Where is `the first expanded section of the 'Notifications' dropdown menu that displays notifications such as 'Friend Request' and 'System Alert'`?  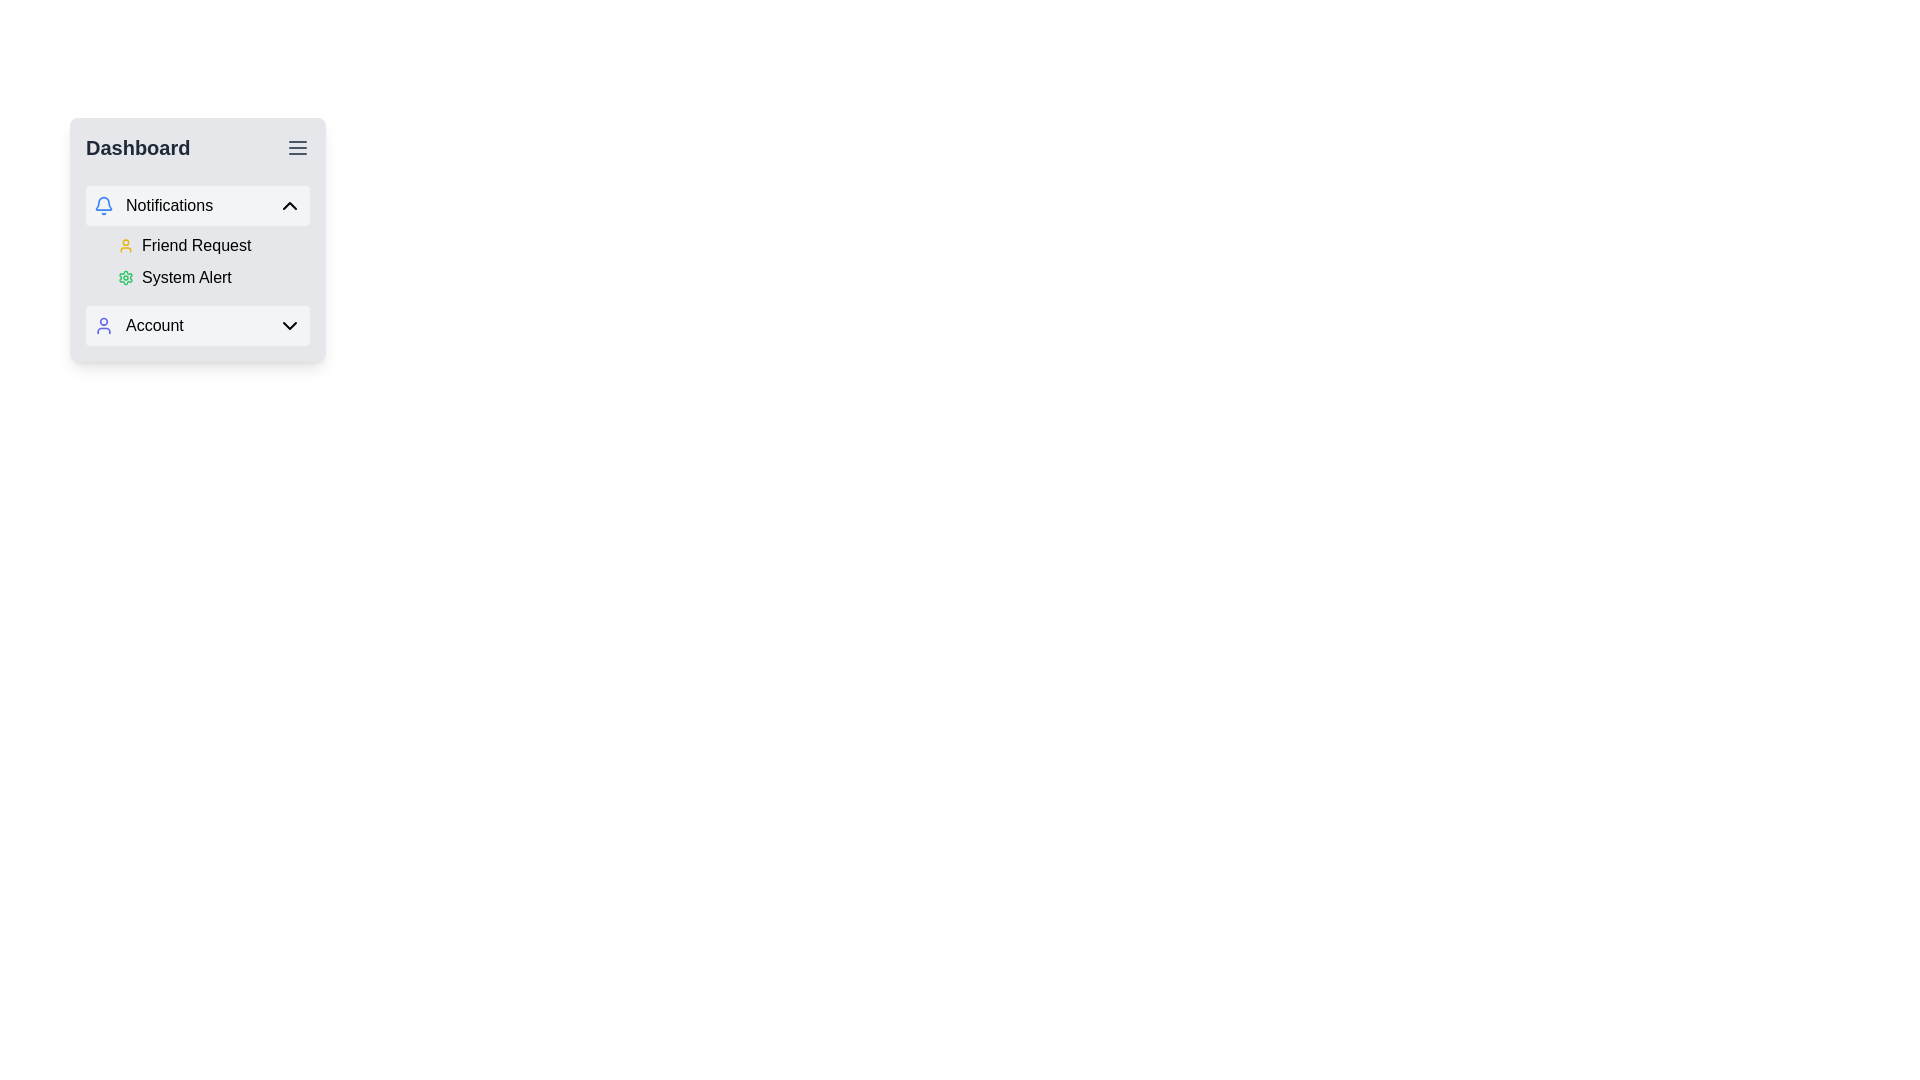 the first expanded section of the 'Notifications' dropdown menu that displays notifications such as 'Friend Request' and 'System Alert' is located at coordinates (197, 237).